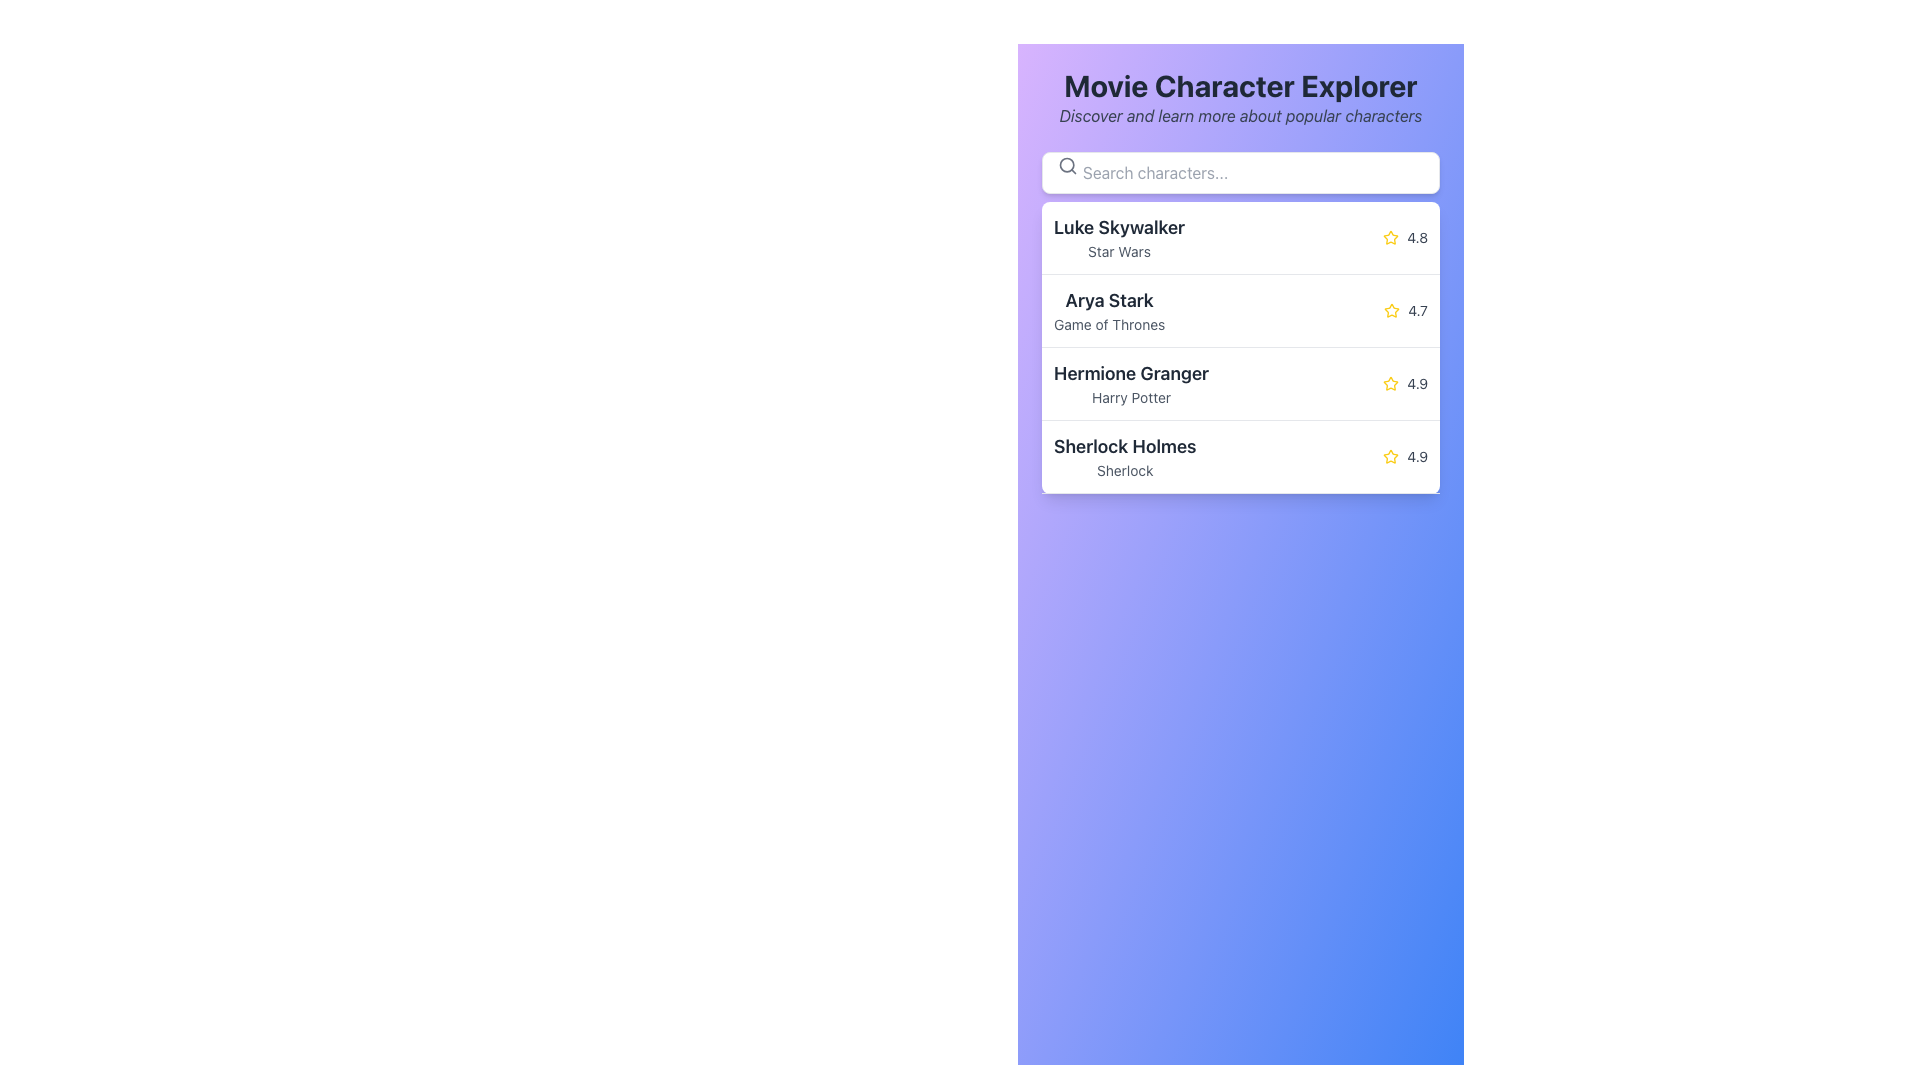 This screenshot has height=1080, width=1920. I want to click on the static text element displaying 'Hermione Granger' and 'Harry Potter' in the third row of the 'Movie Character Explorer' list, so click(1131, 384).